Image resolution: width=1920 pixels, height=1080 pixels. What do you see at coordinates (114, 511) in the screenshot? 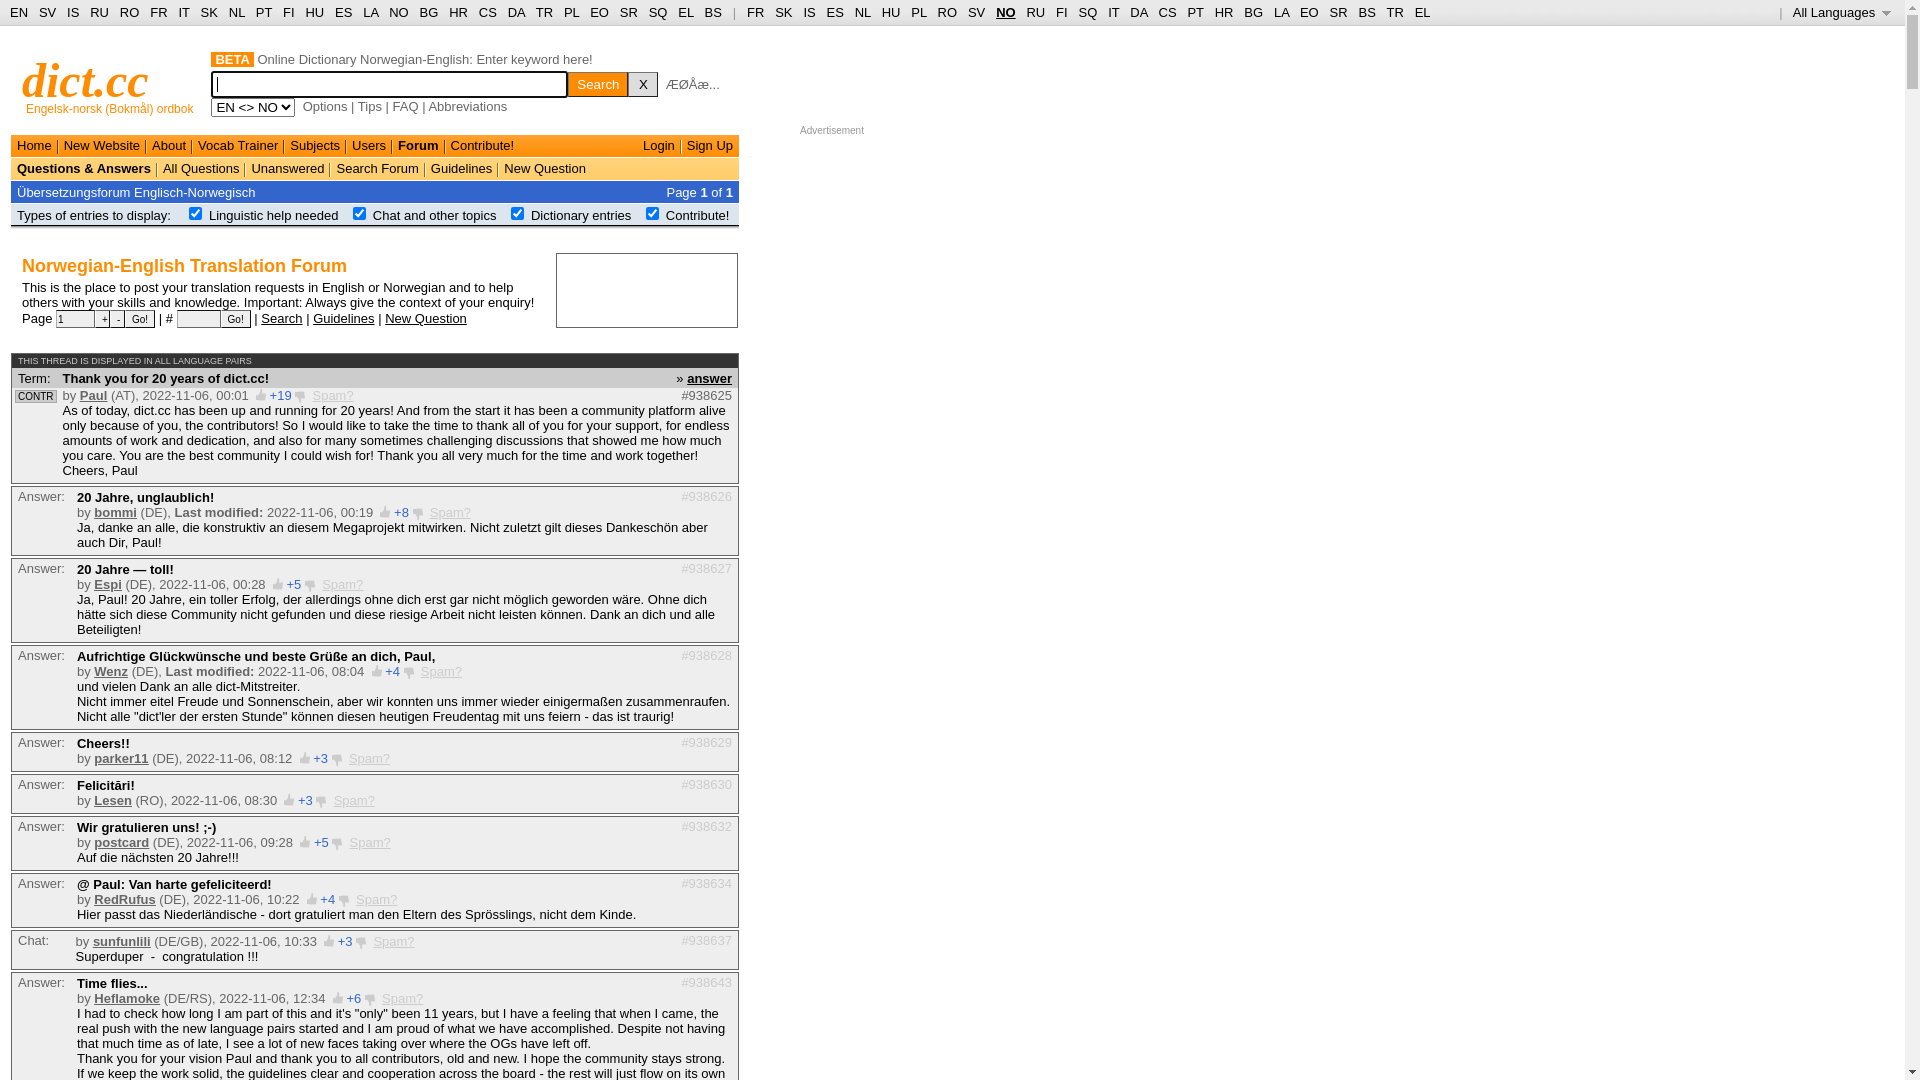
I see `'bommi'` at bounding box center [114, 511].